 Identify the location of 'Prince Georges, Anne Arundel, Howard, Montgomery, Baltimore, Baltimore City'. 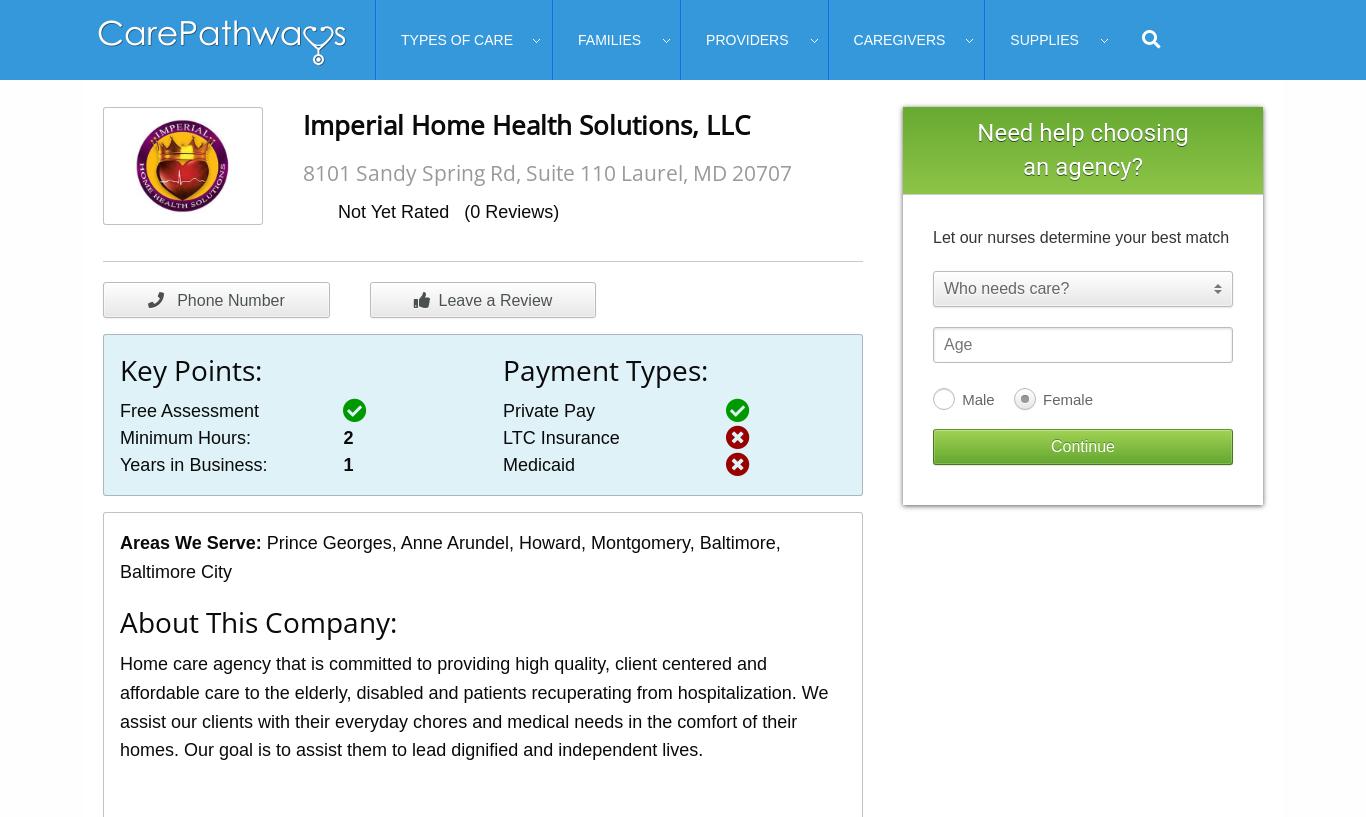
(448, 556).